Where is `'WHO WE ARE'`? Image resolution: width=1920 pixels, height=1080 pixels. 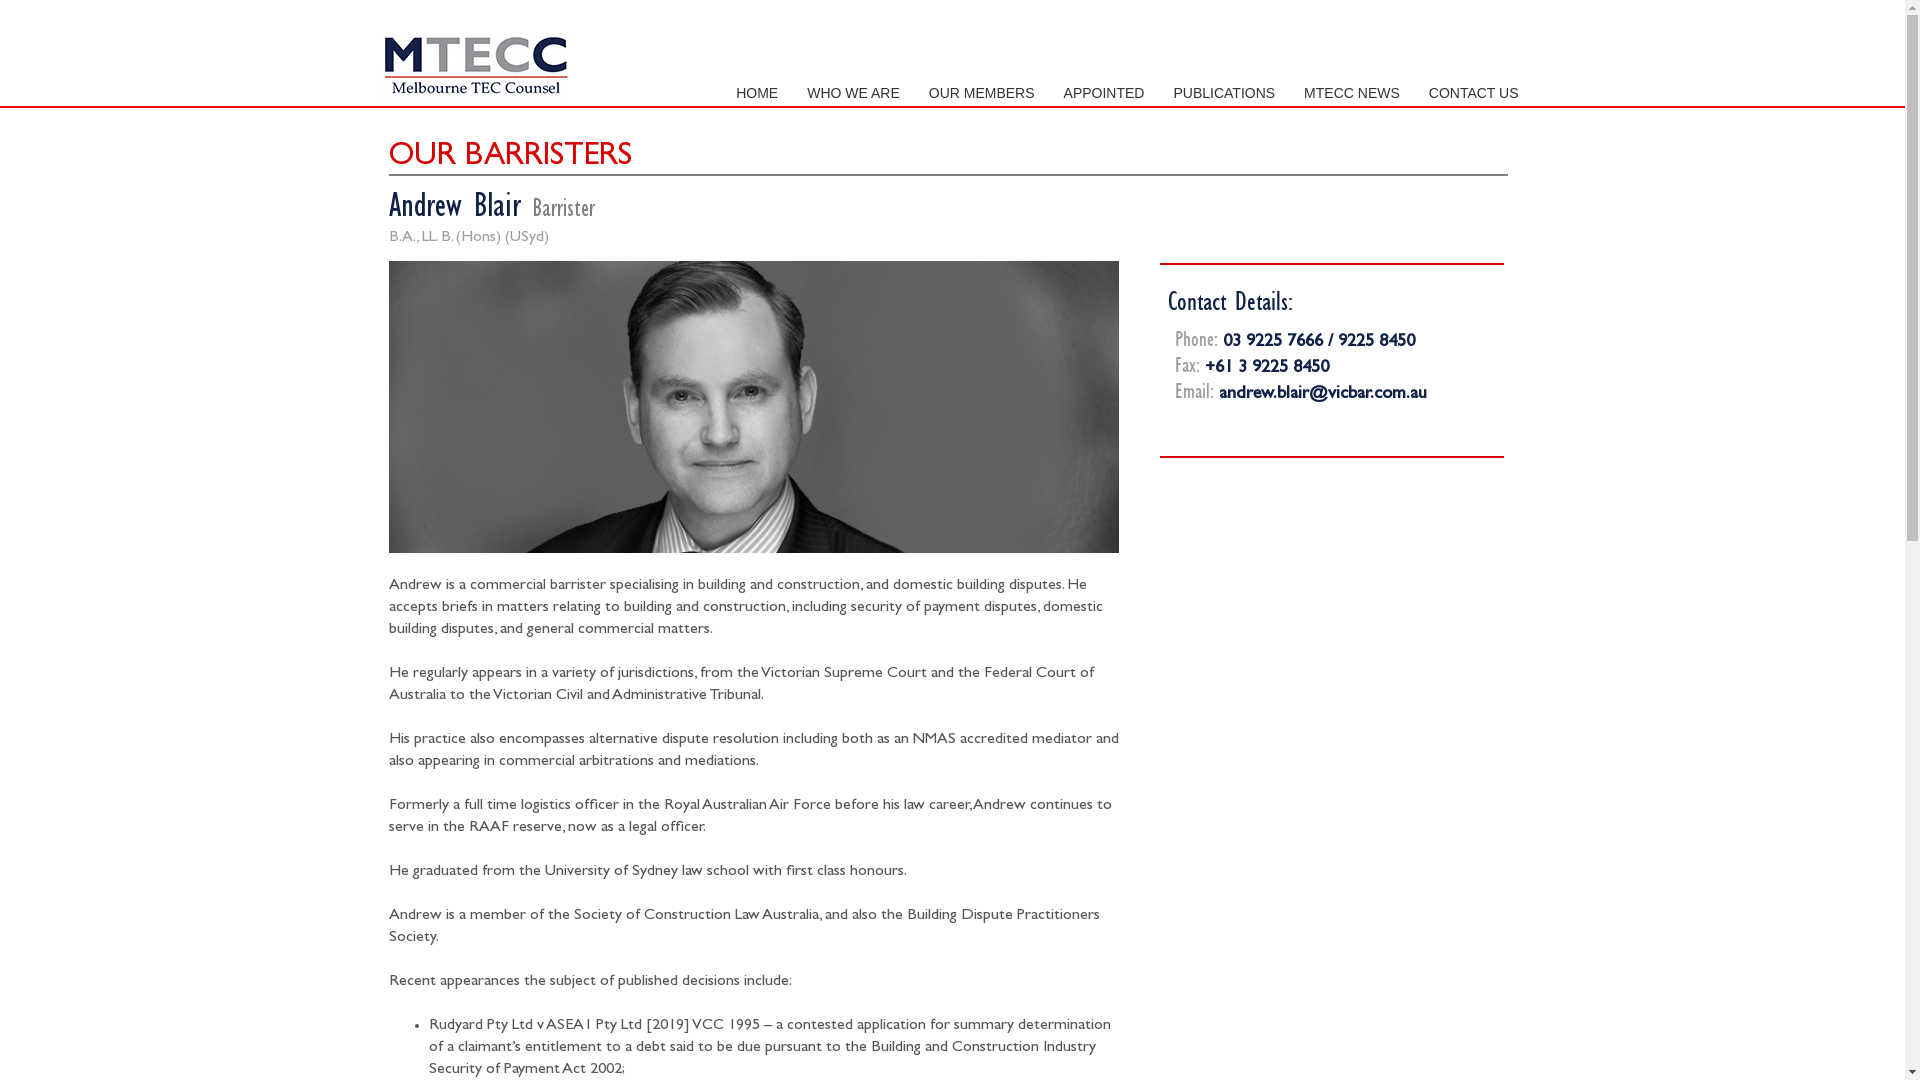
'WHO WE ARE' is located at coordinates (853, 92).